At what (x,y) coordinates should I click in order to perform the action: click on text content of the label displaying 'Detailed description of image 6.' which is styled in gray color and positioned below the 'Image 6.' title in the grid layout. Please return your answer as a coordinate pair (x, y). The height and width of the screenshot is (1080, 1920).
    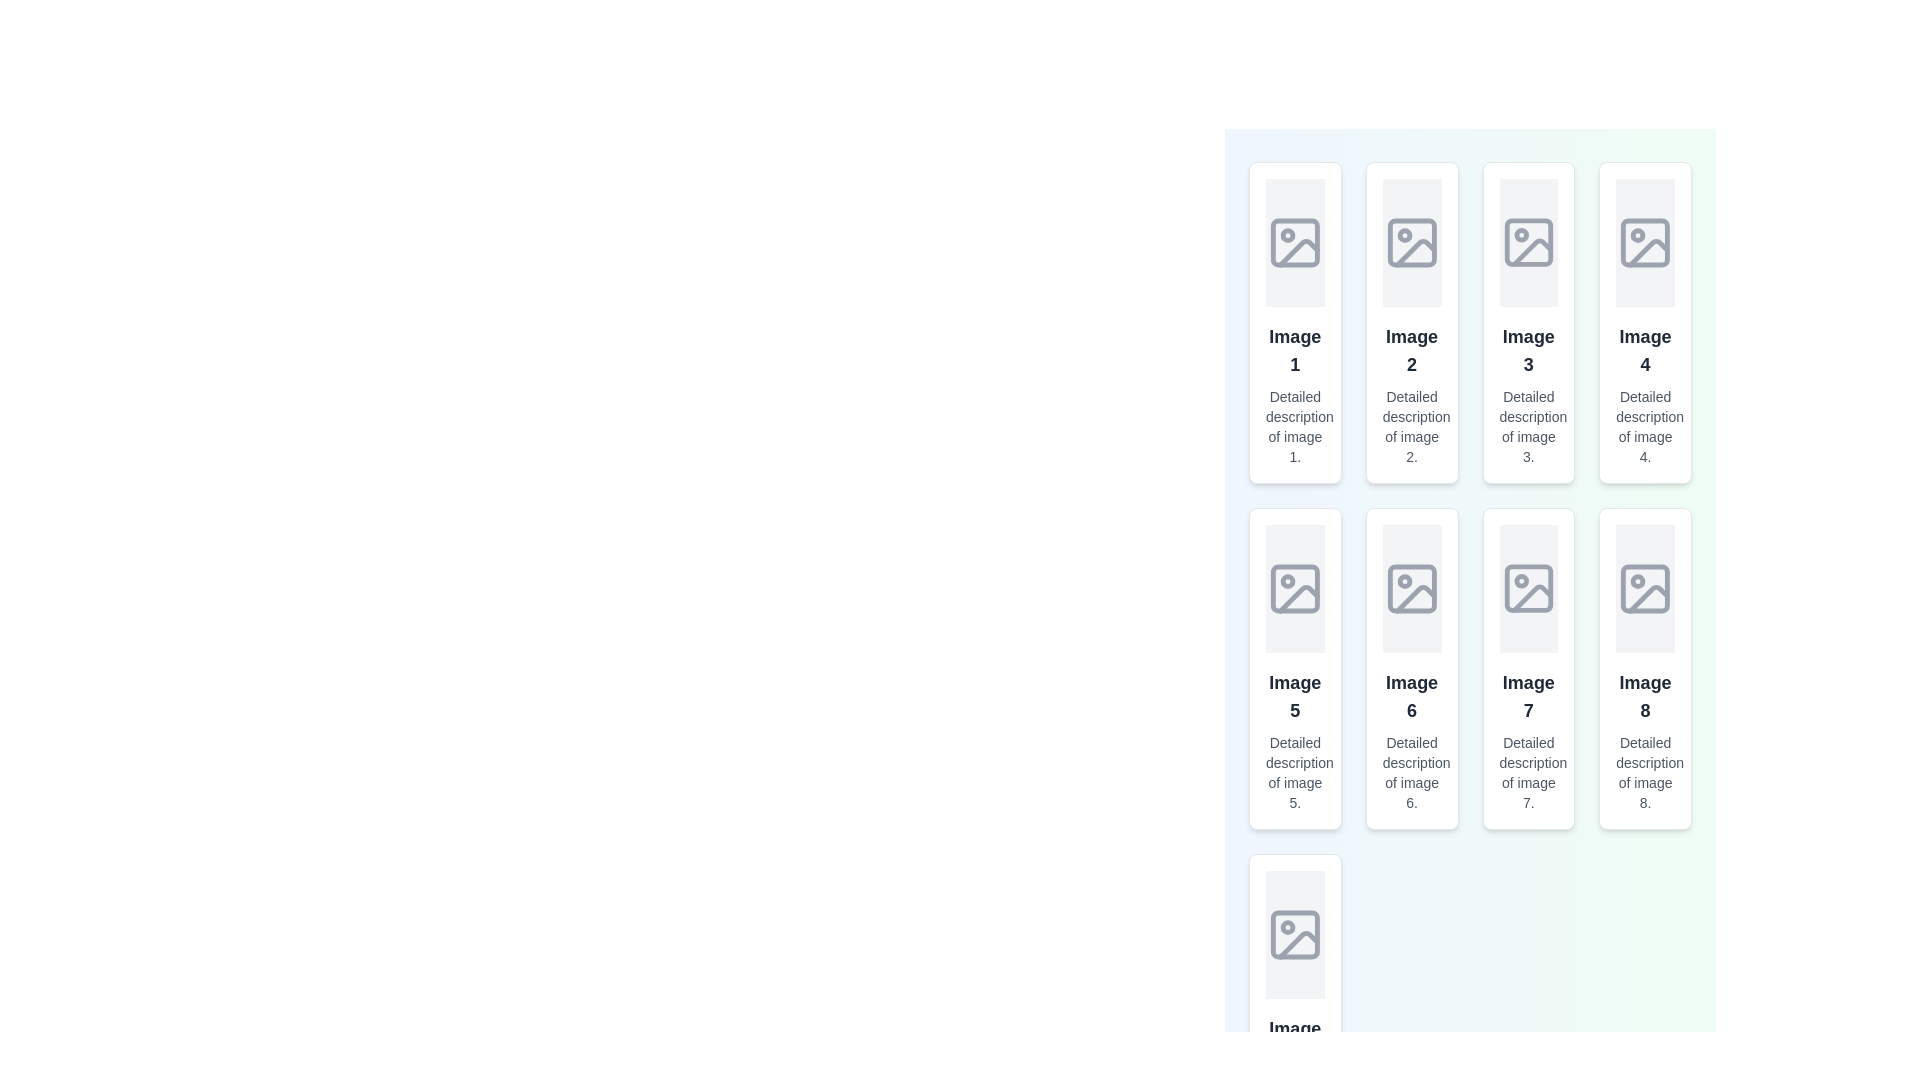
    Looking at the image, I should click on (1411, 771).